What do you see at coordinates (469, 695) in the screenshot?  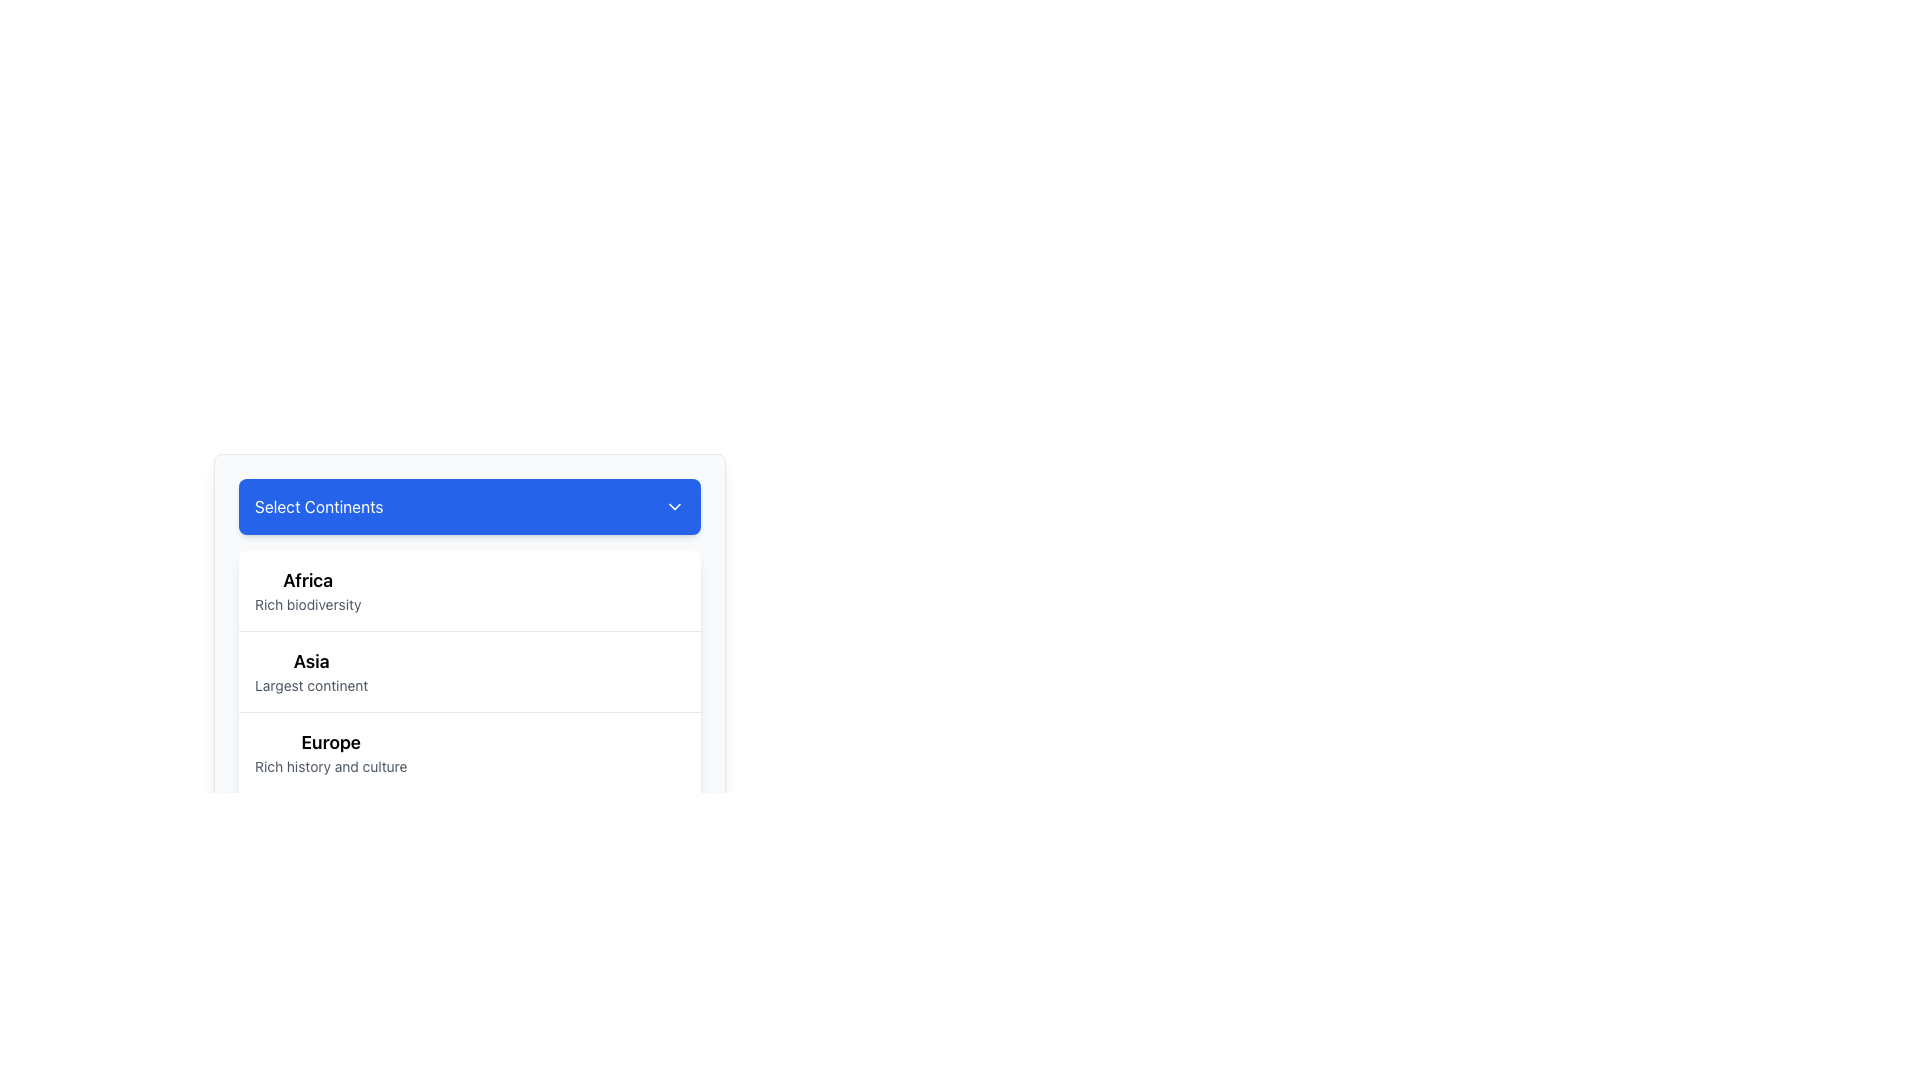 I see `the dropdown menu option for selecting the continent Asia, which is the second item in the list` at bounding box center [469, 695].